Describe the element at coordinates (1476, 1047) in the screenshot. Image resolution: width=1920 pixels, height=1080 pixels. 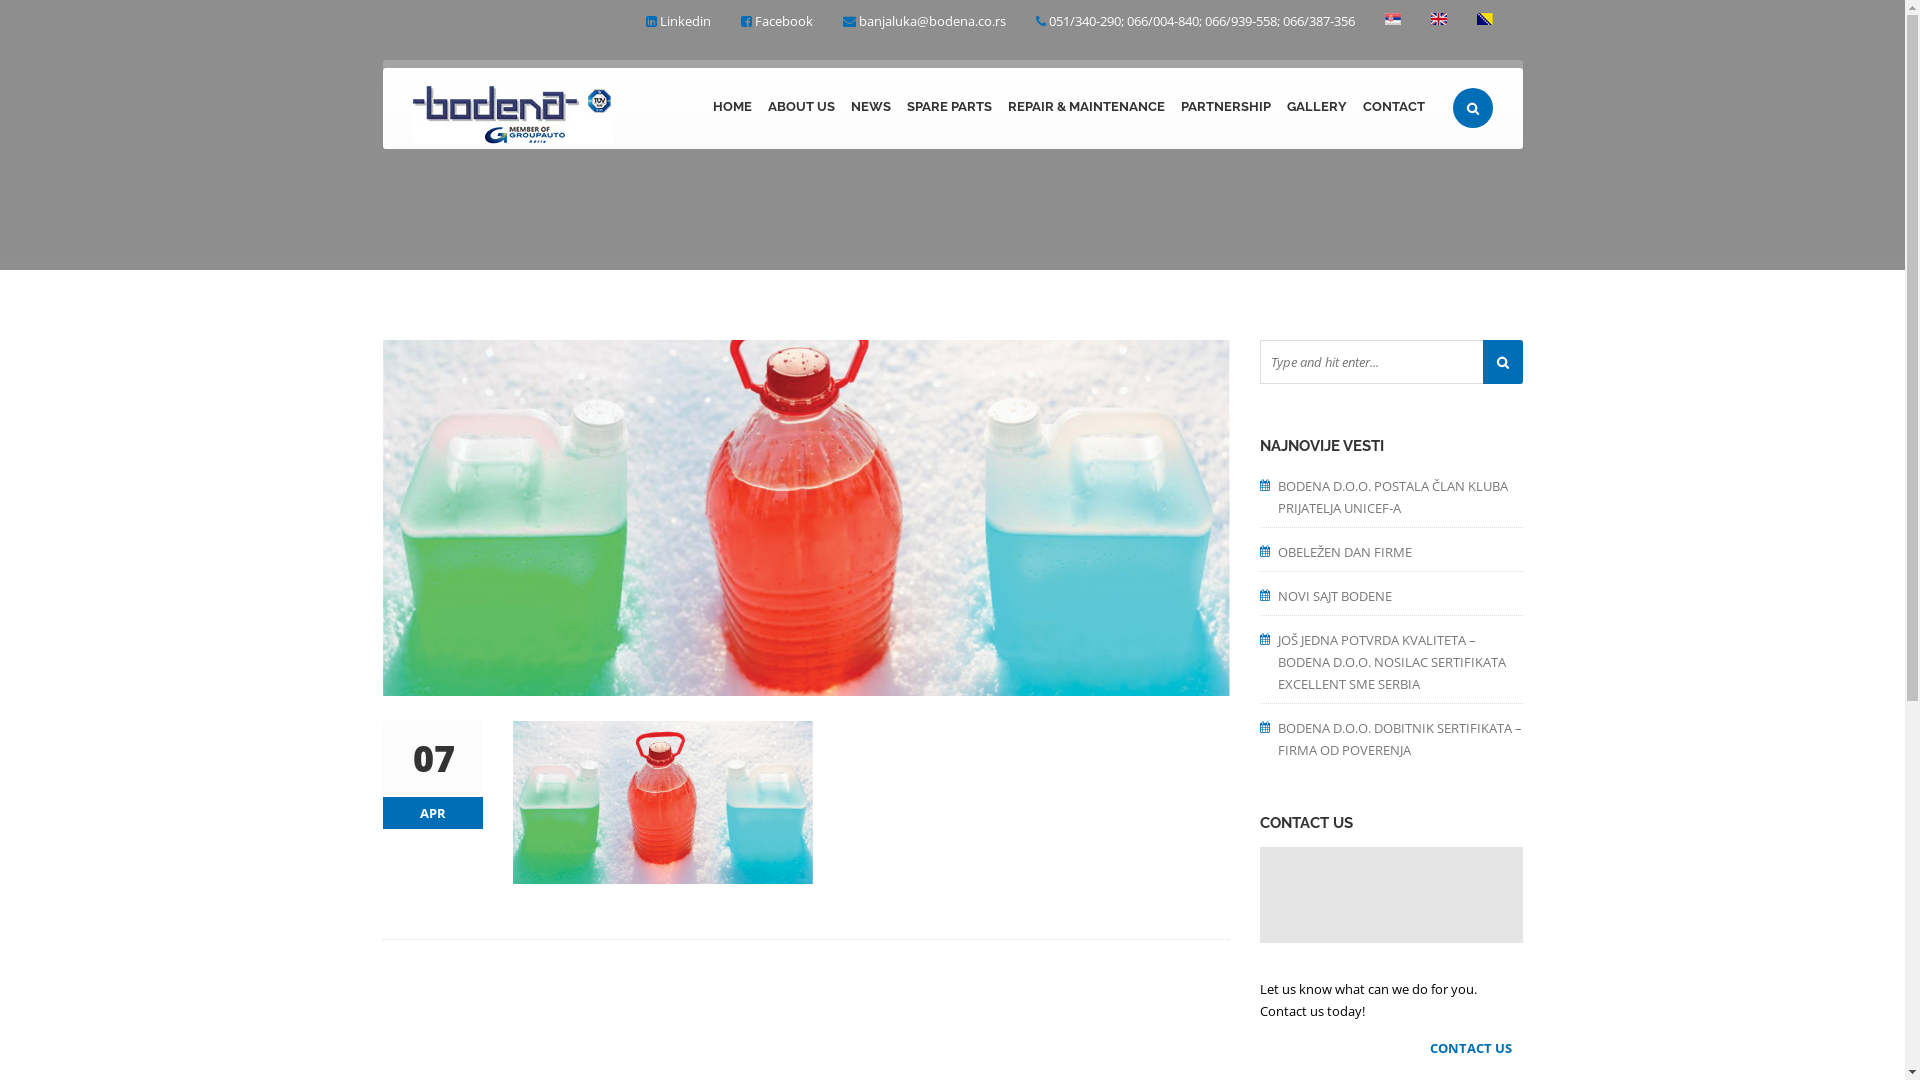
I see `'CONTACT US'` at that location.